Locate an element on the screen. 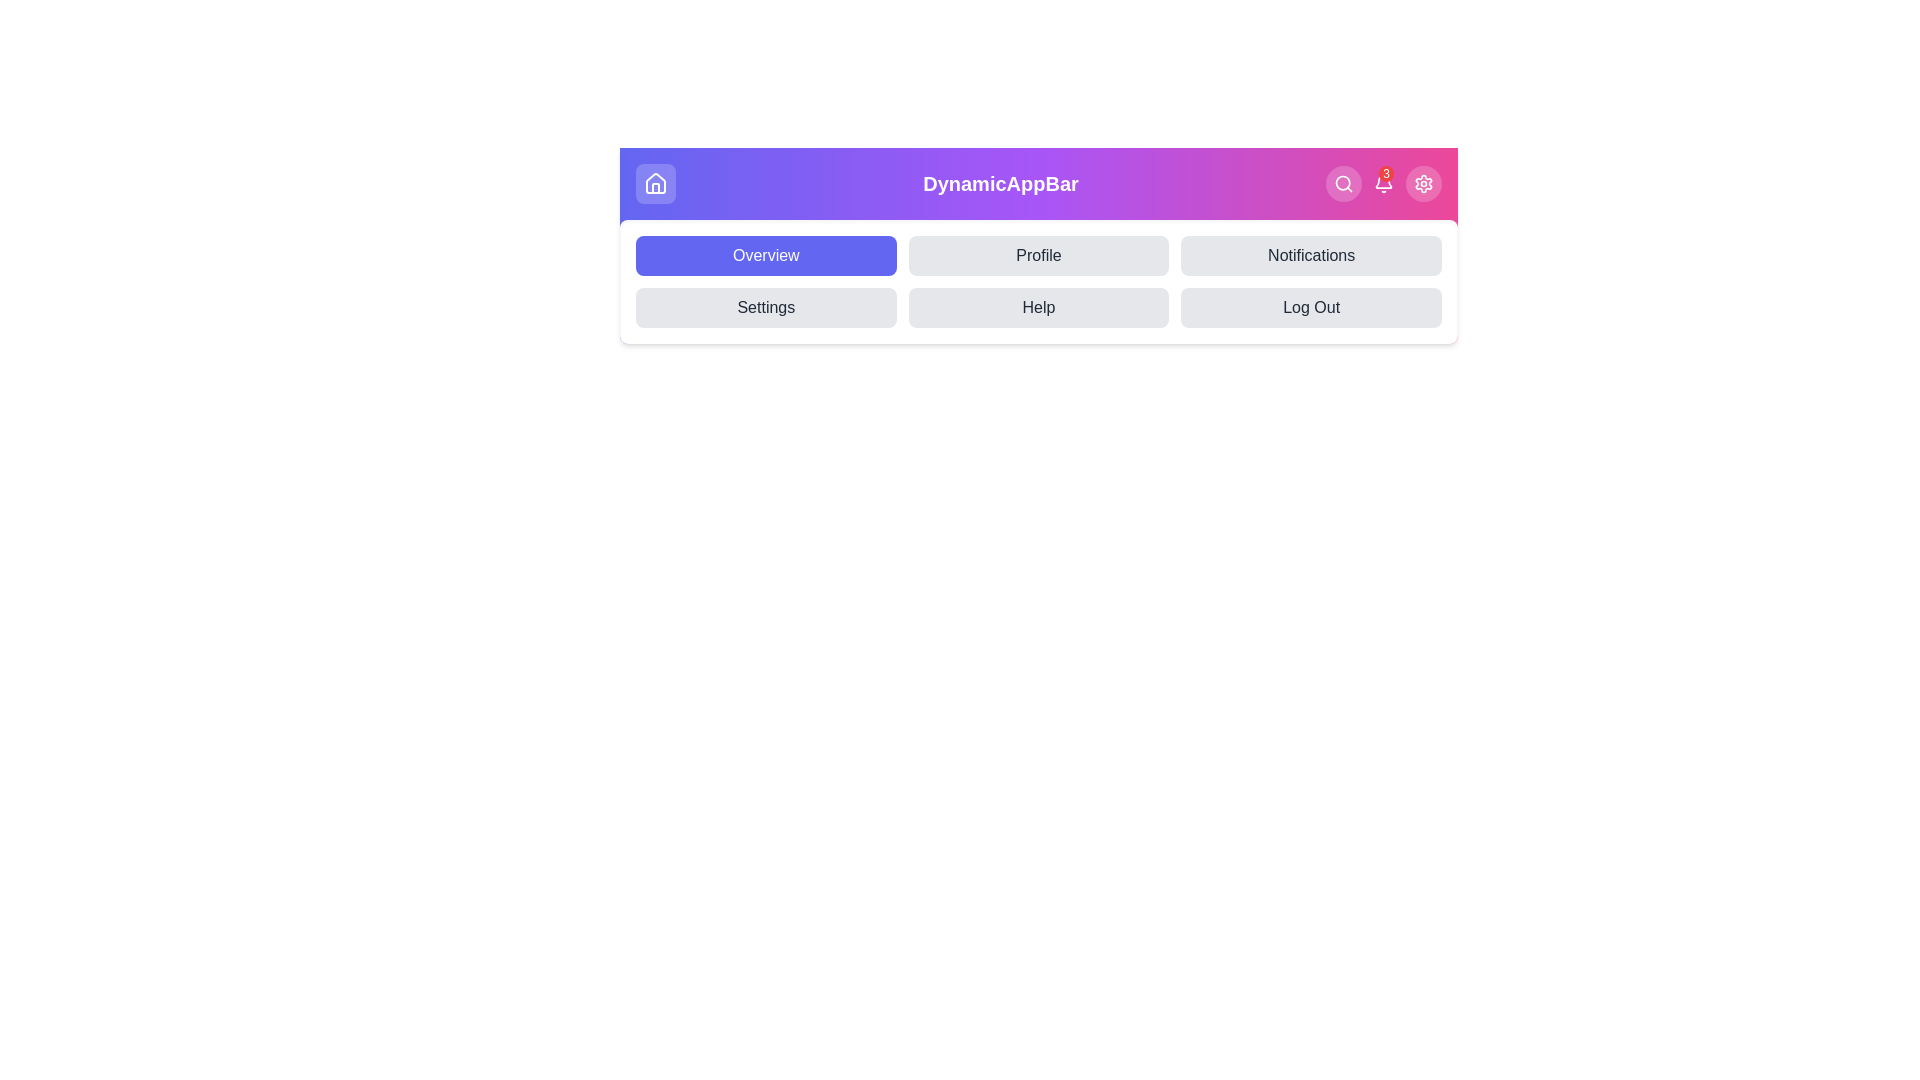  the search button to initiate a search action is located at coordinates (1344, 184).